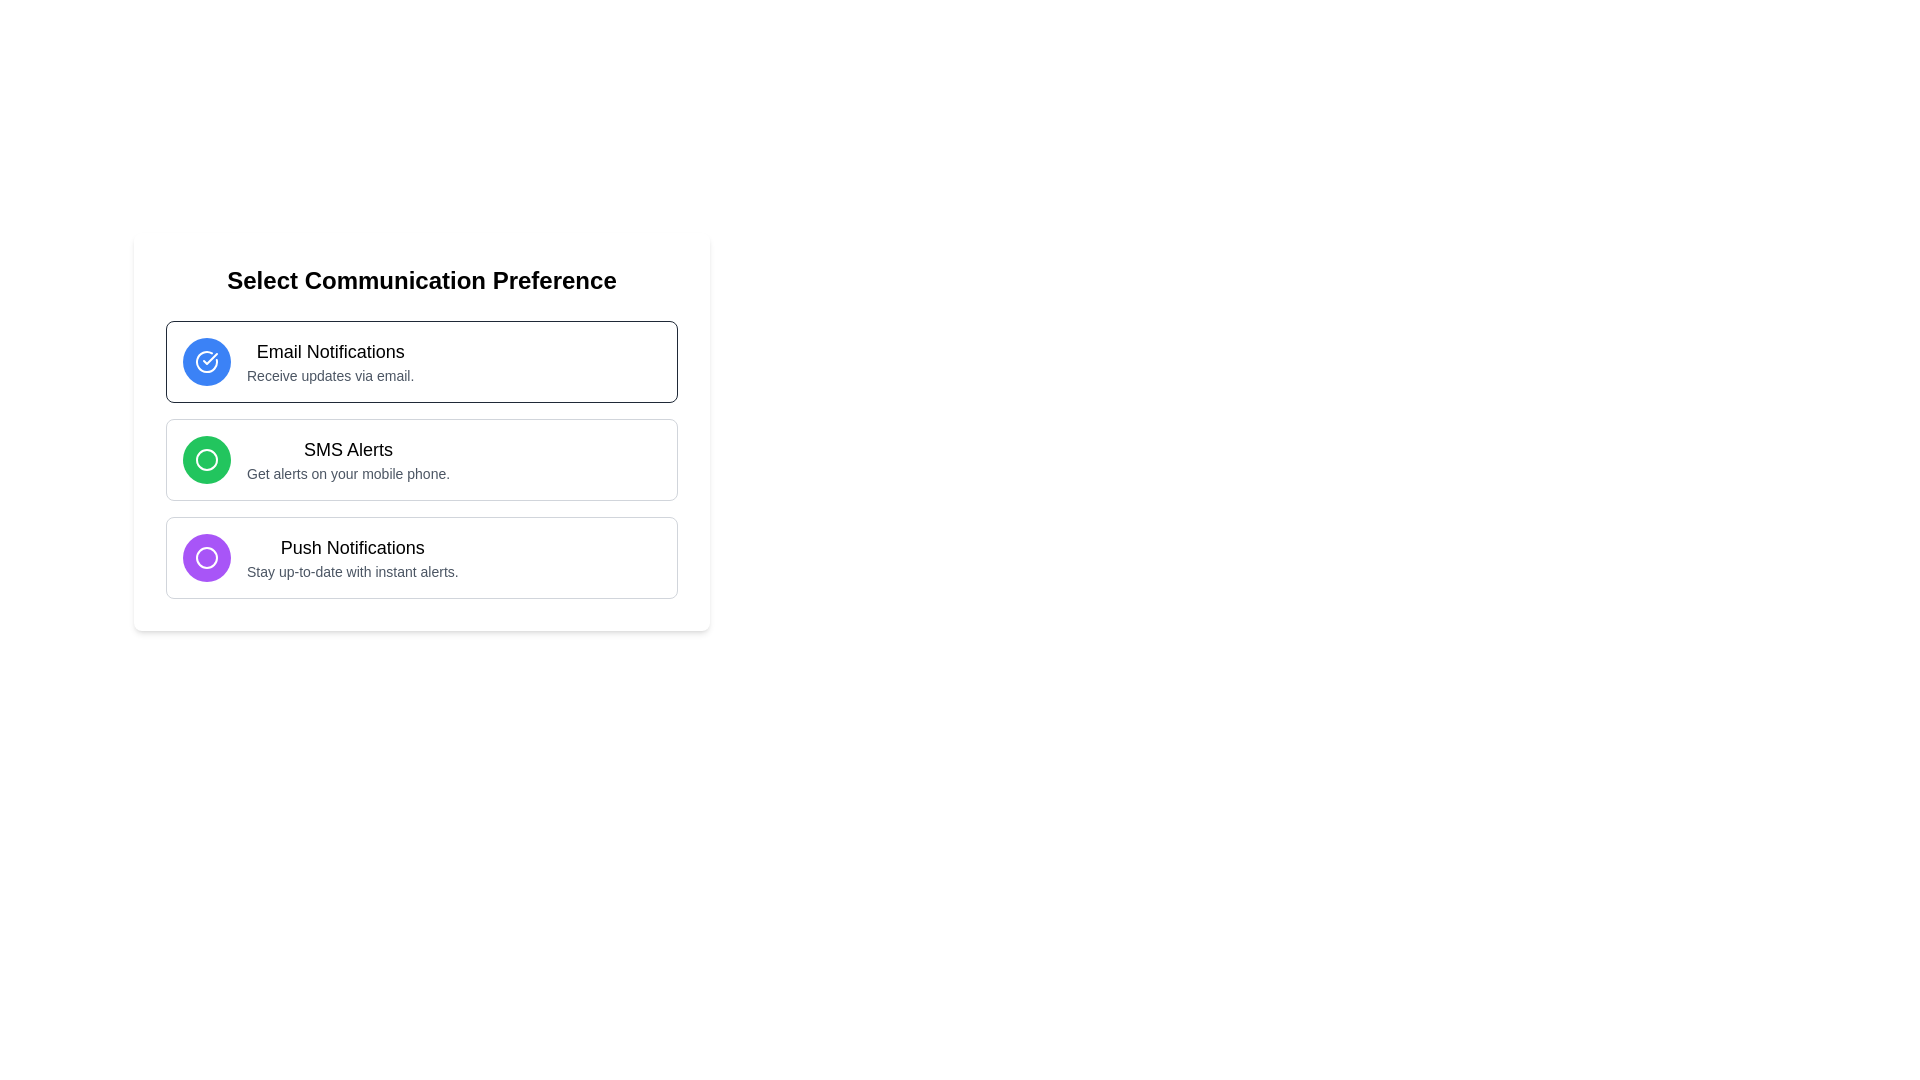 The image size is (1920, 1080). What do you see at coordinates (421, 431) in the screenshot?
I see `the 'SMS Alerts' option card, which is the middle card in a vertical list under 'Select Communication Preference'` at bounding box center [421, 431].